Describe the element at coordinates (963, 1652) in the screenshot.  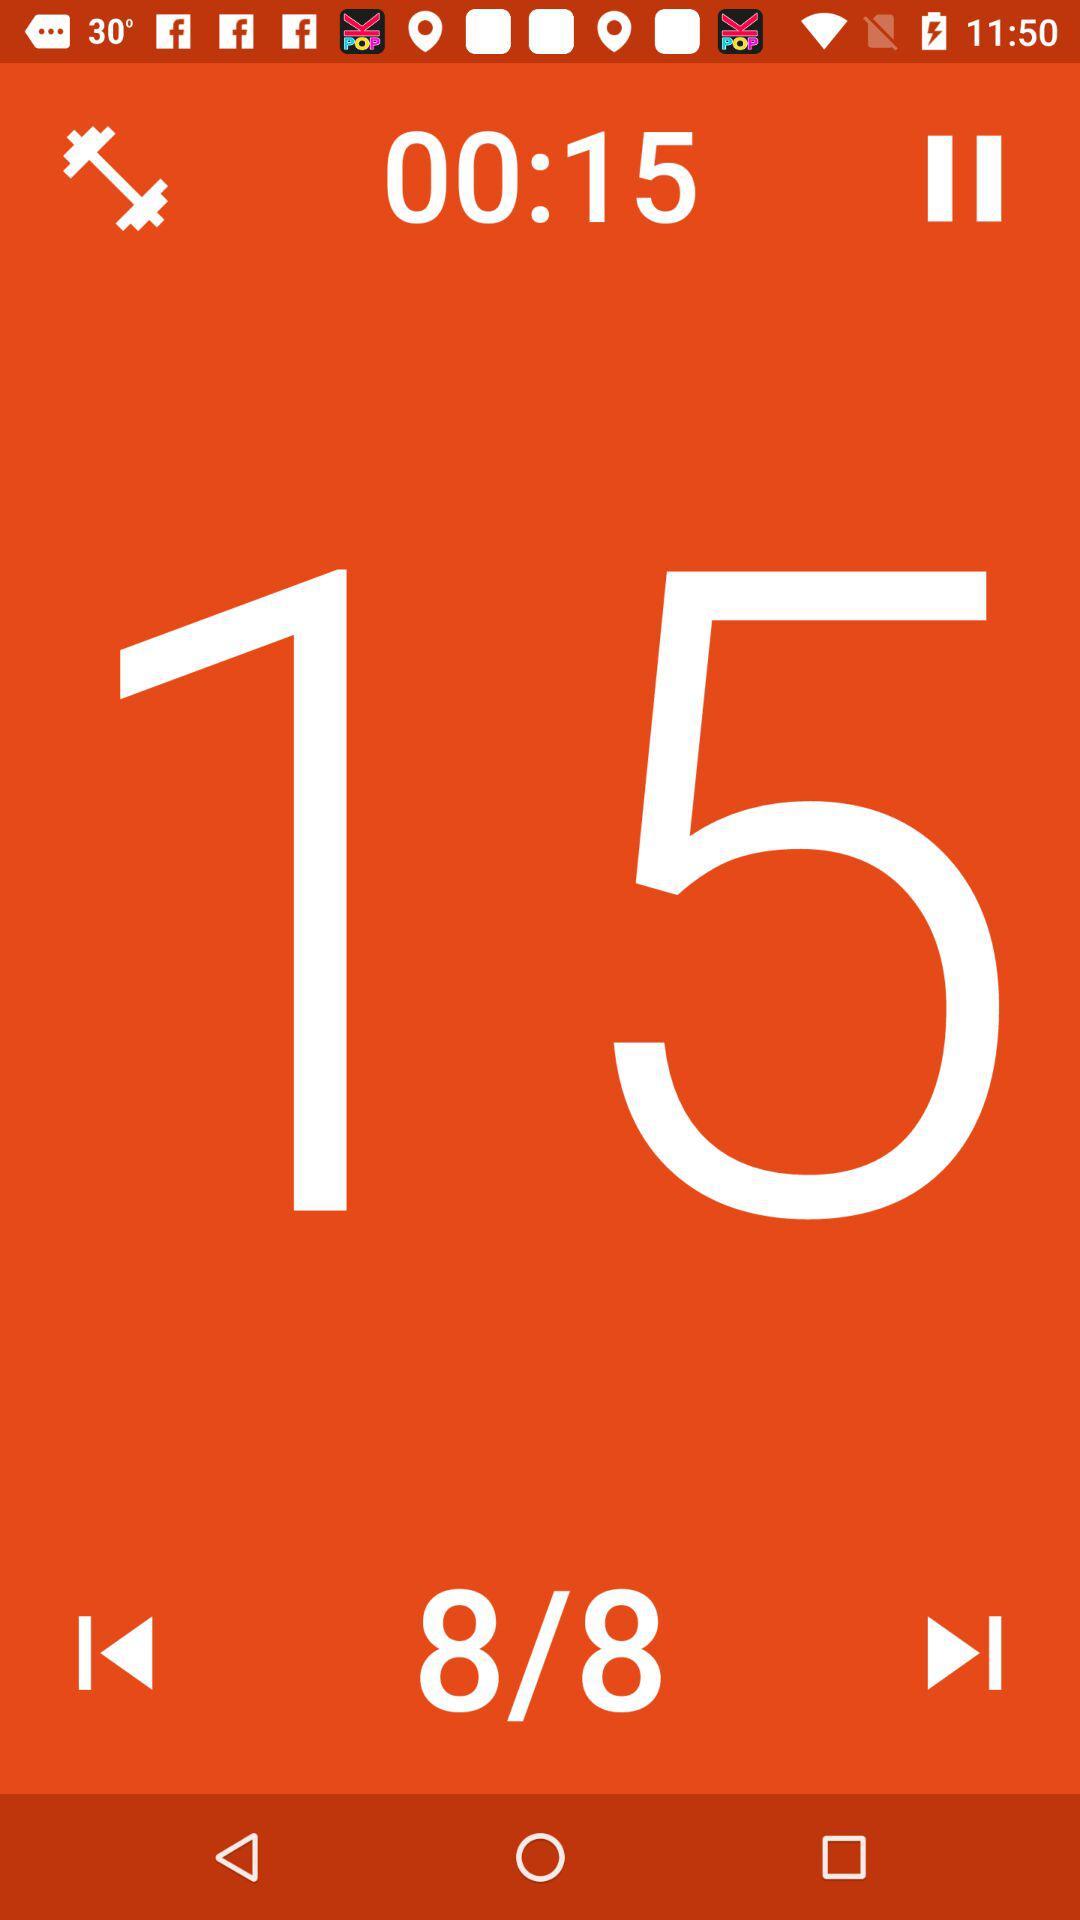
I see `the icon next to the 8/8 icon` at that location.